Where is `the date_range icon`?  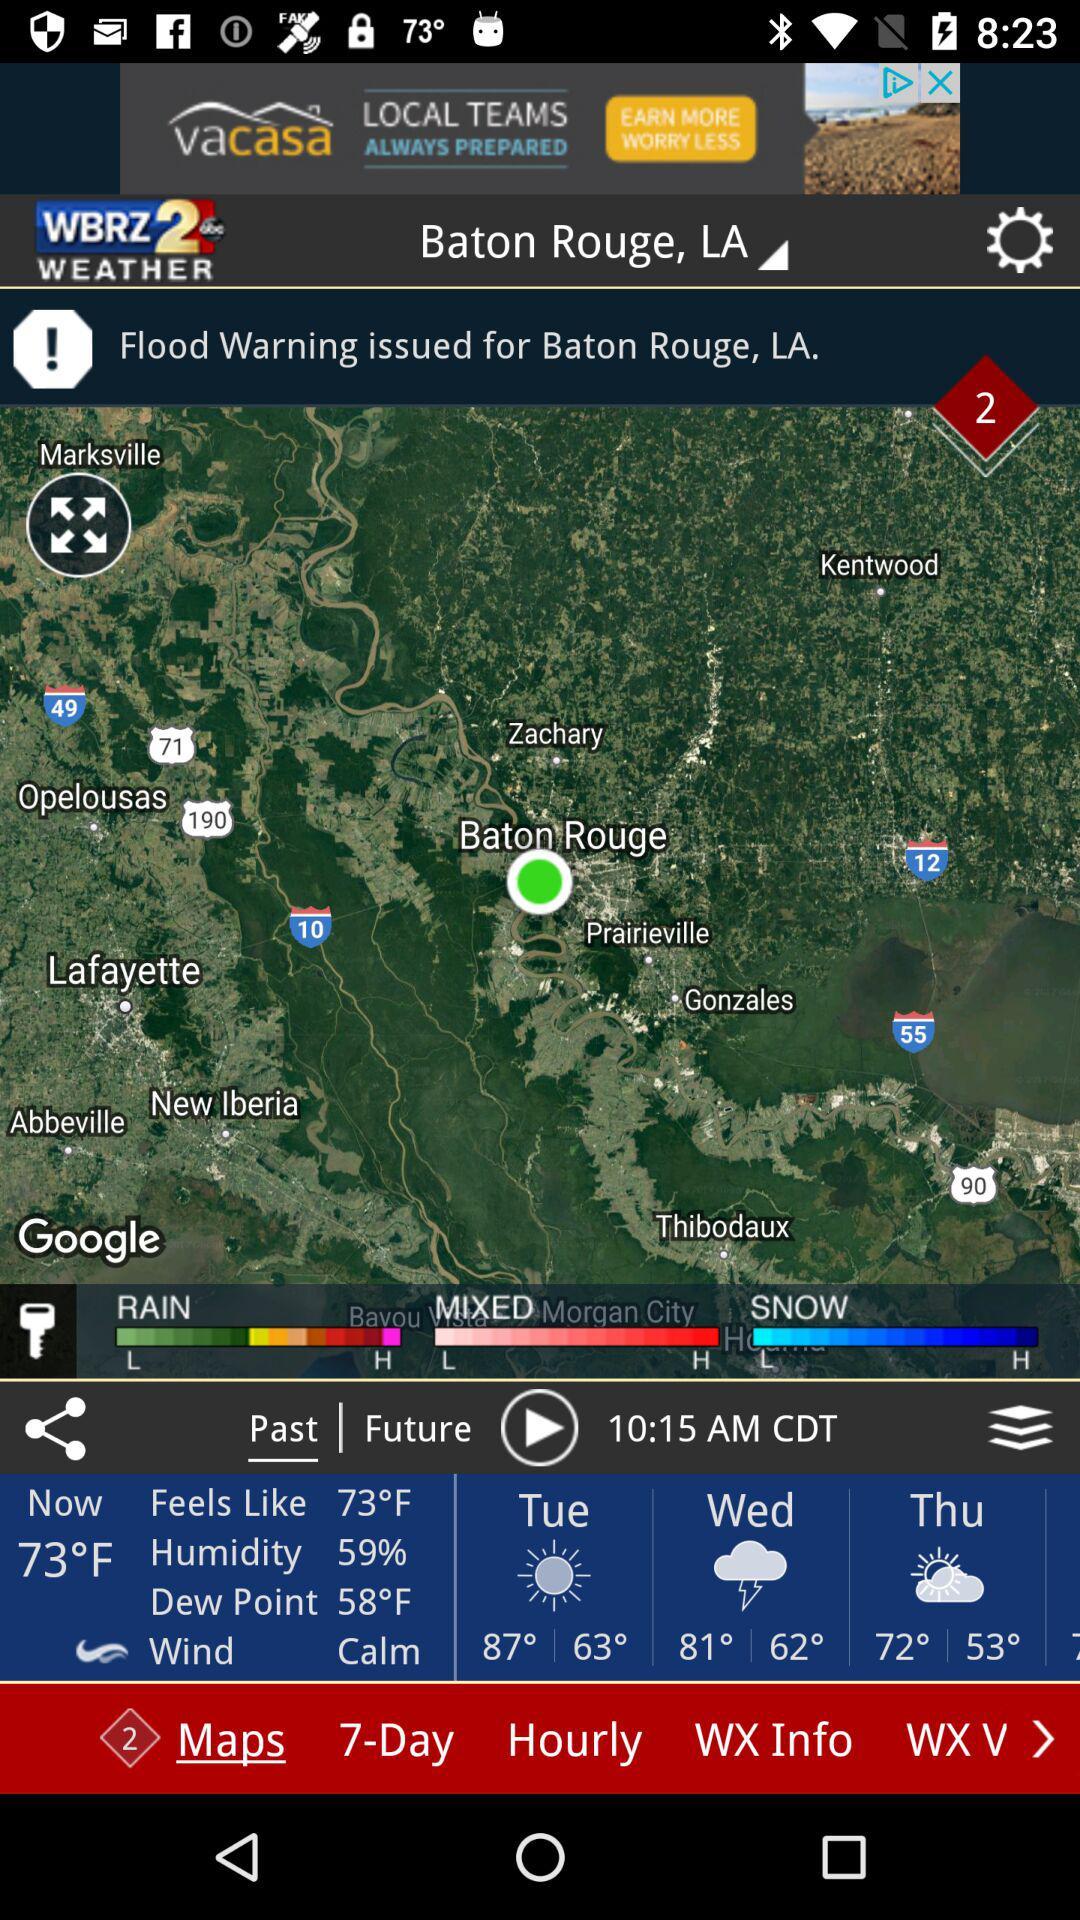 the date_range icon is located at coordinates (131, 240).